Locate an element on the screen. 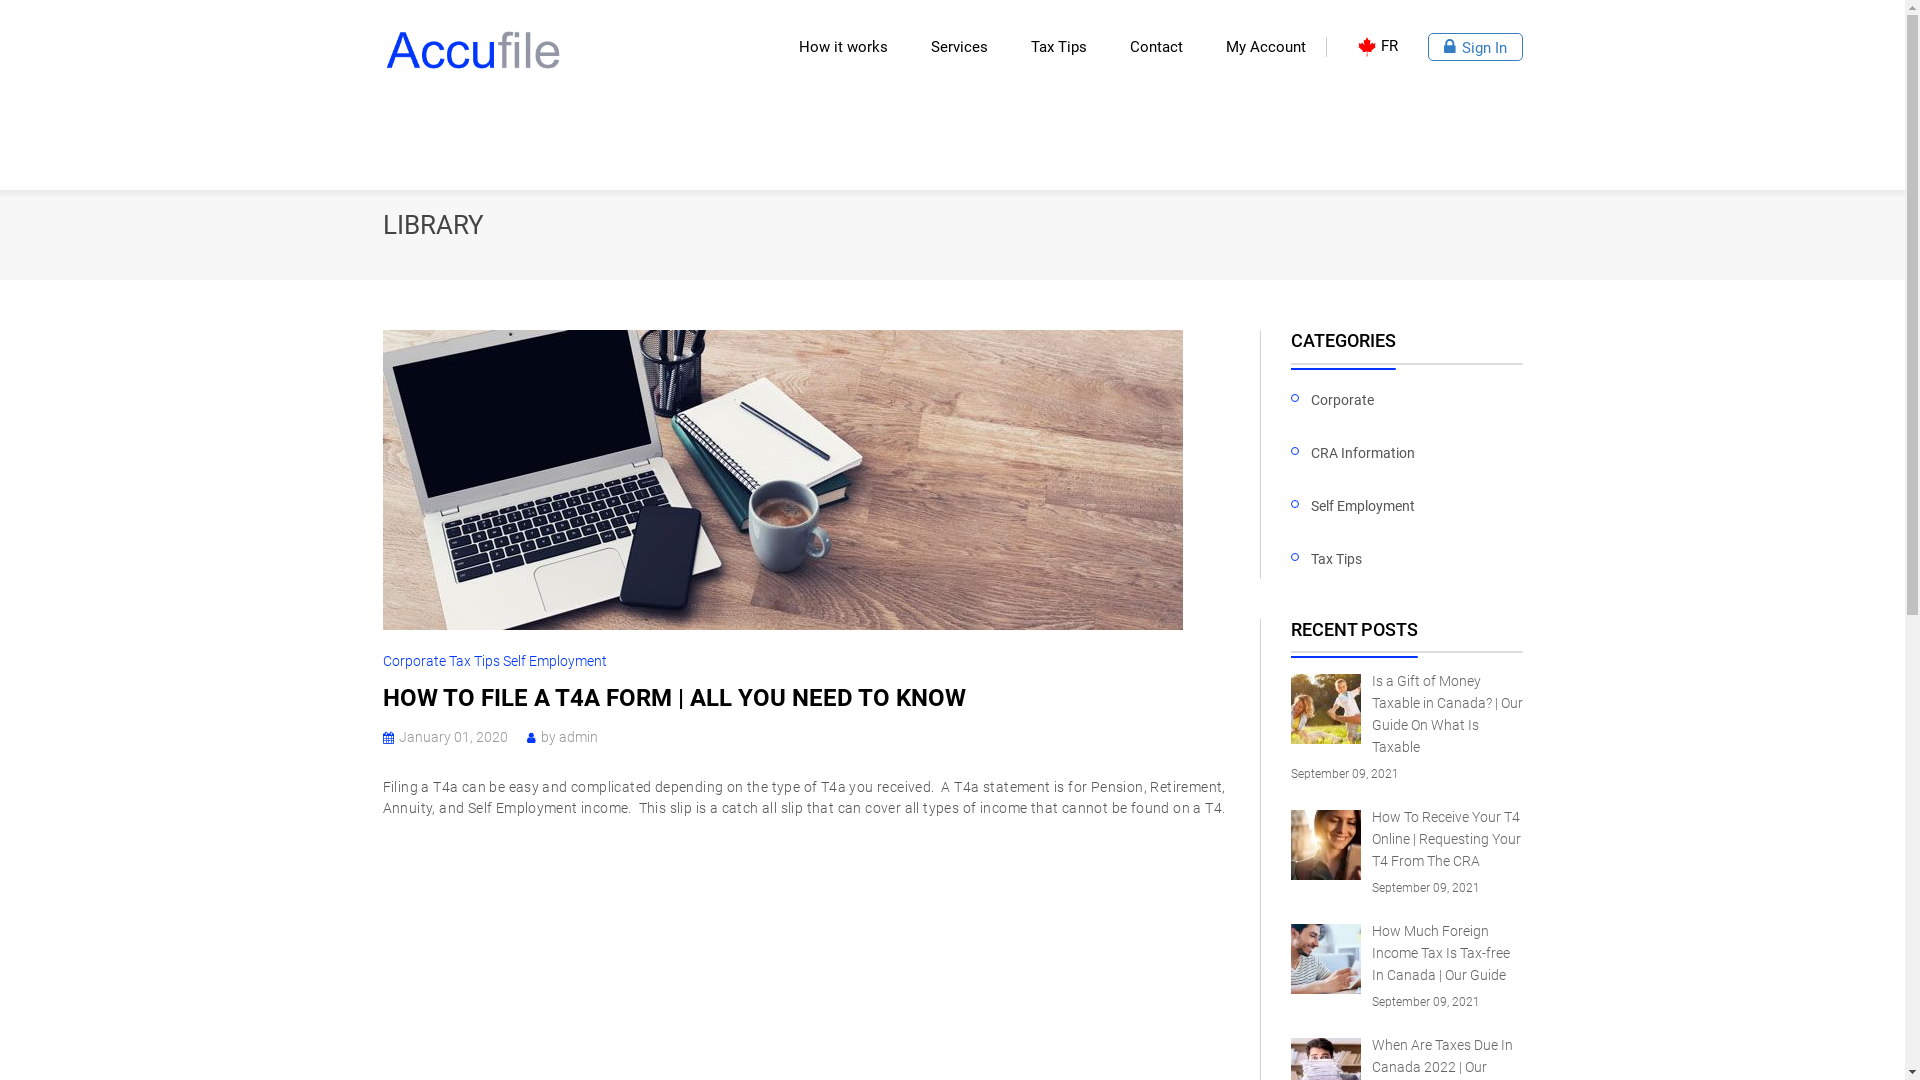 Image resolution: width=1920 pixels, height=1080 pixels. 'Contact' is located at coordinates (1129, 45).